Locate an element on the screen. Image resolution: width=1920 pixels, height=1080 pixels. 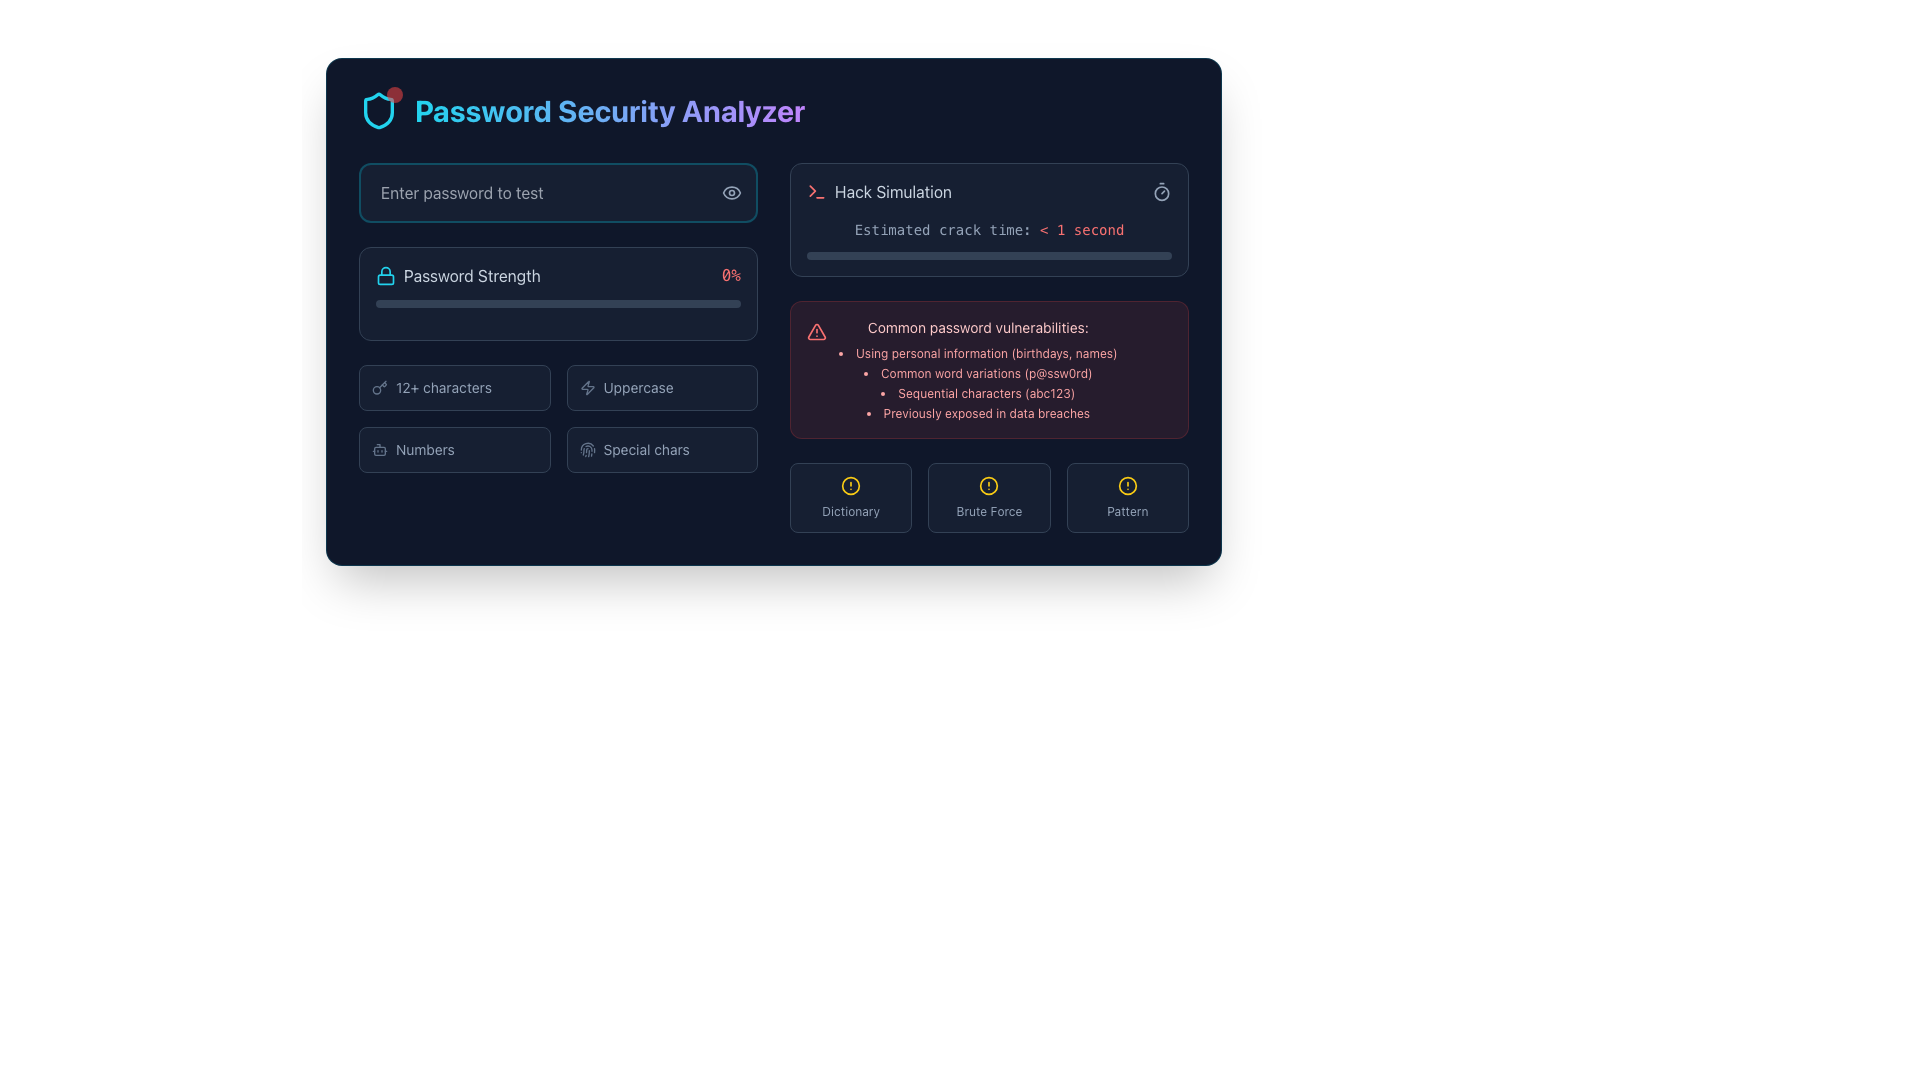
the text label displaying '12+ characters' in light gray color, which is located next to a key-shaped icon is located at coordinates (442, 388).